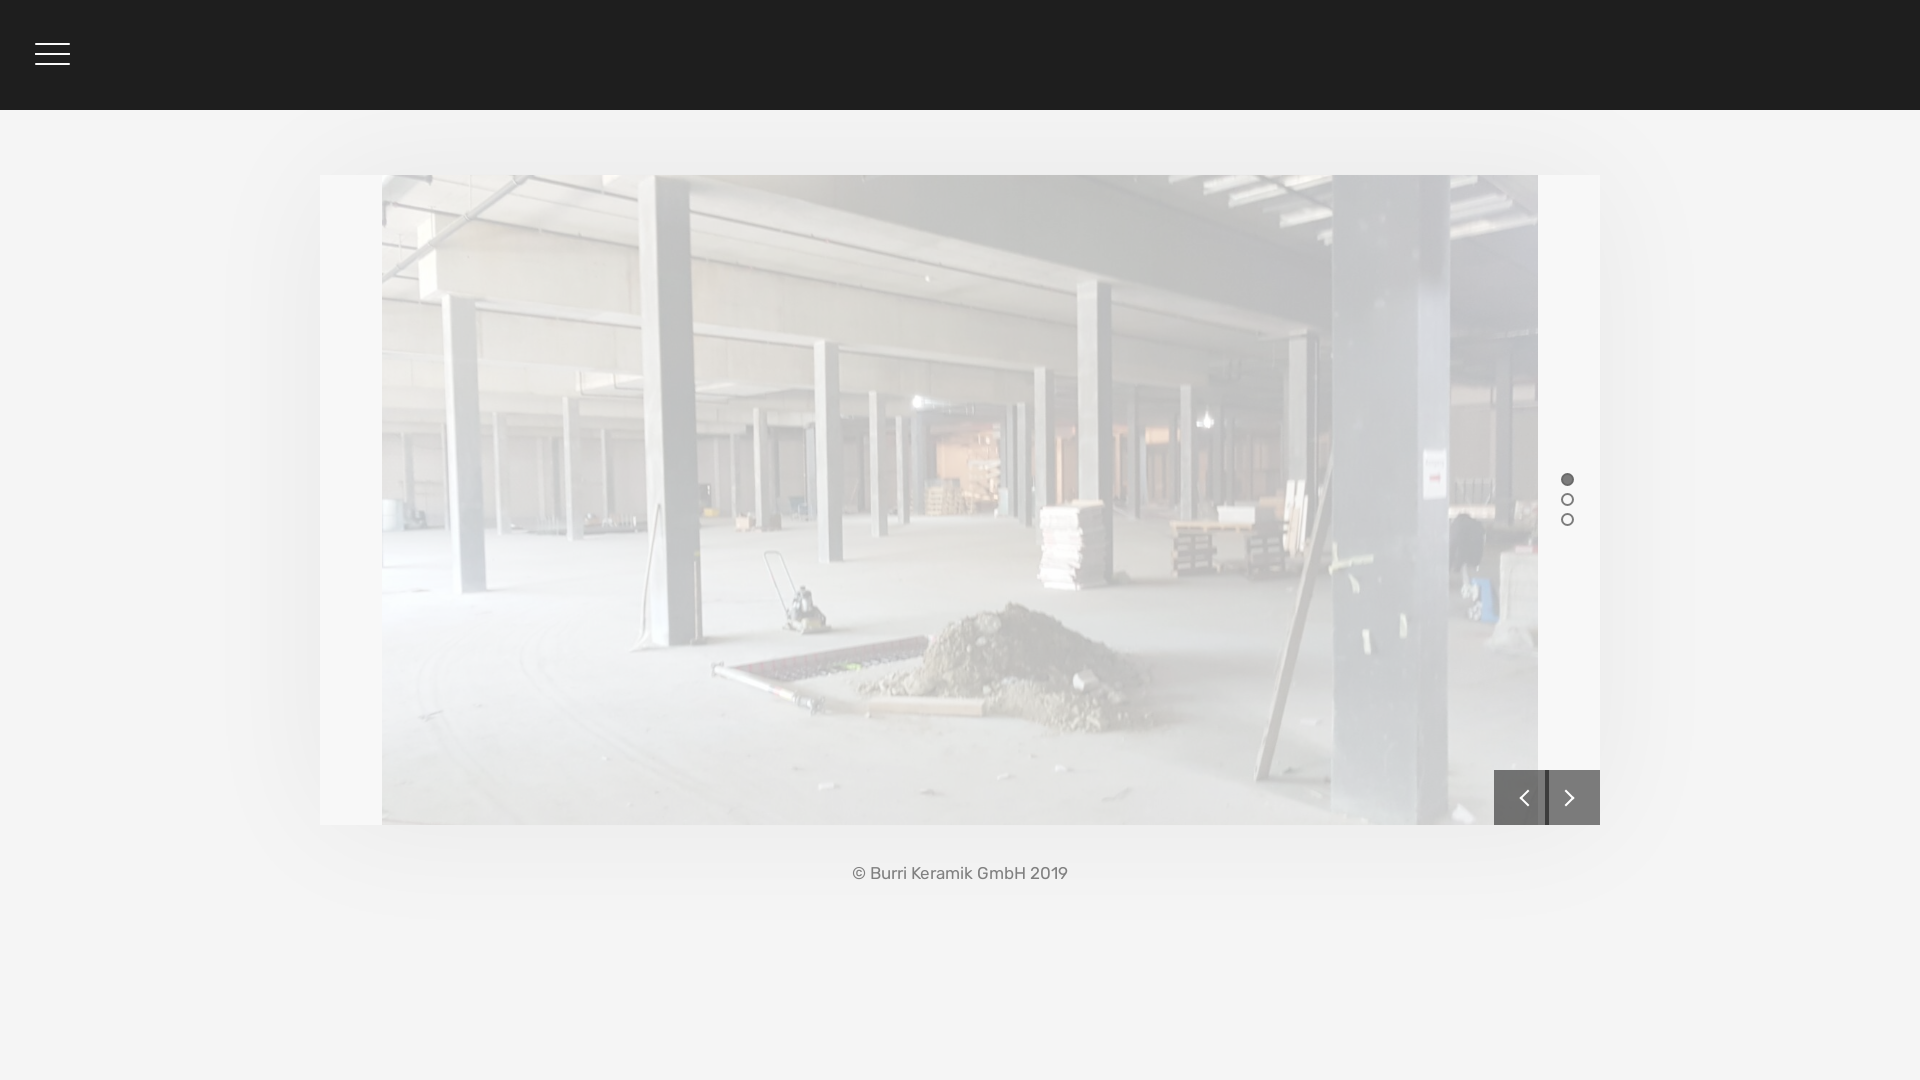  I want to click on '2', so click(1566, 497).